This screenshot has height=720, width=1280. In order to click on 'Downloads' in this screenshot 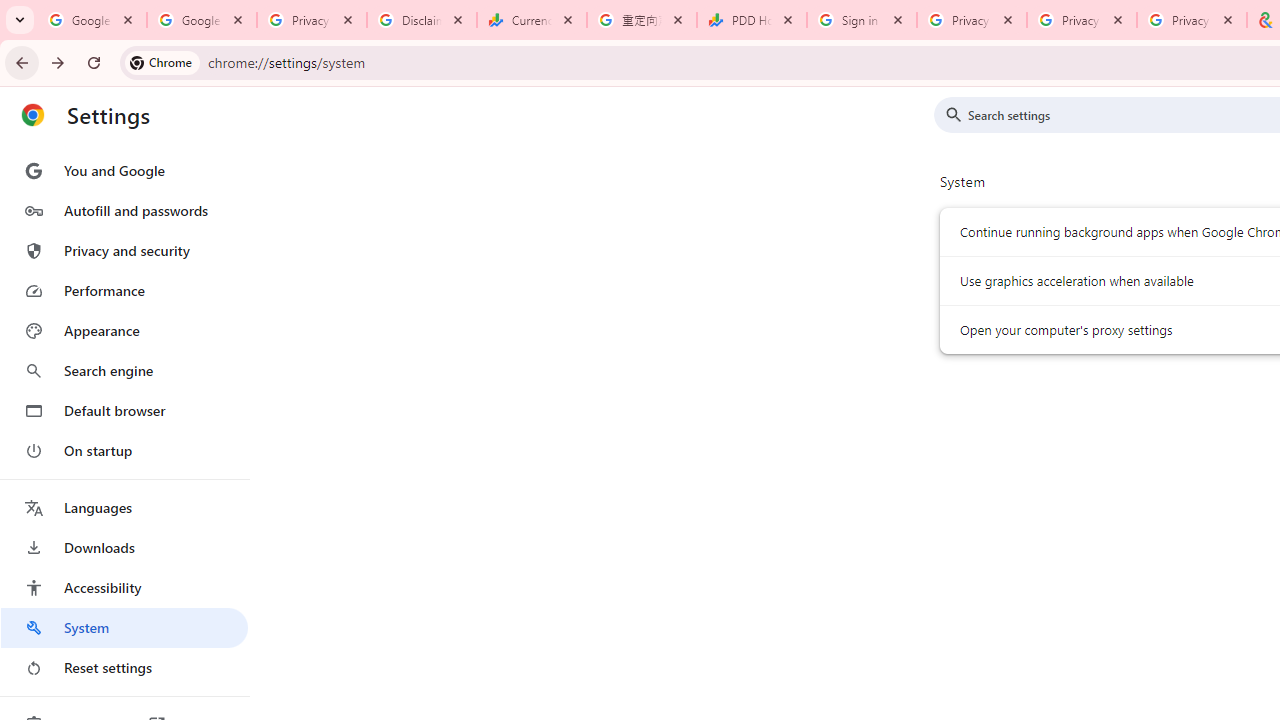, I will do `click(123, 547)`.